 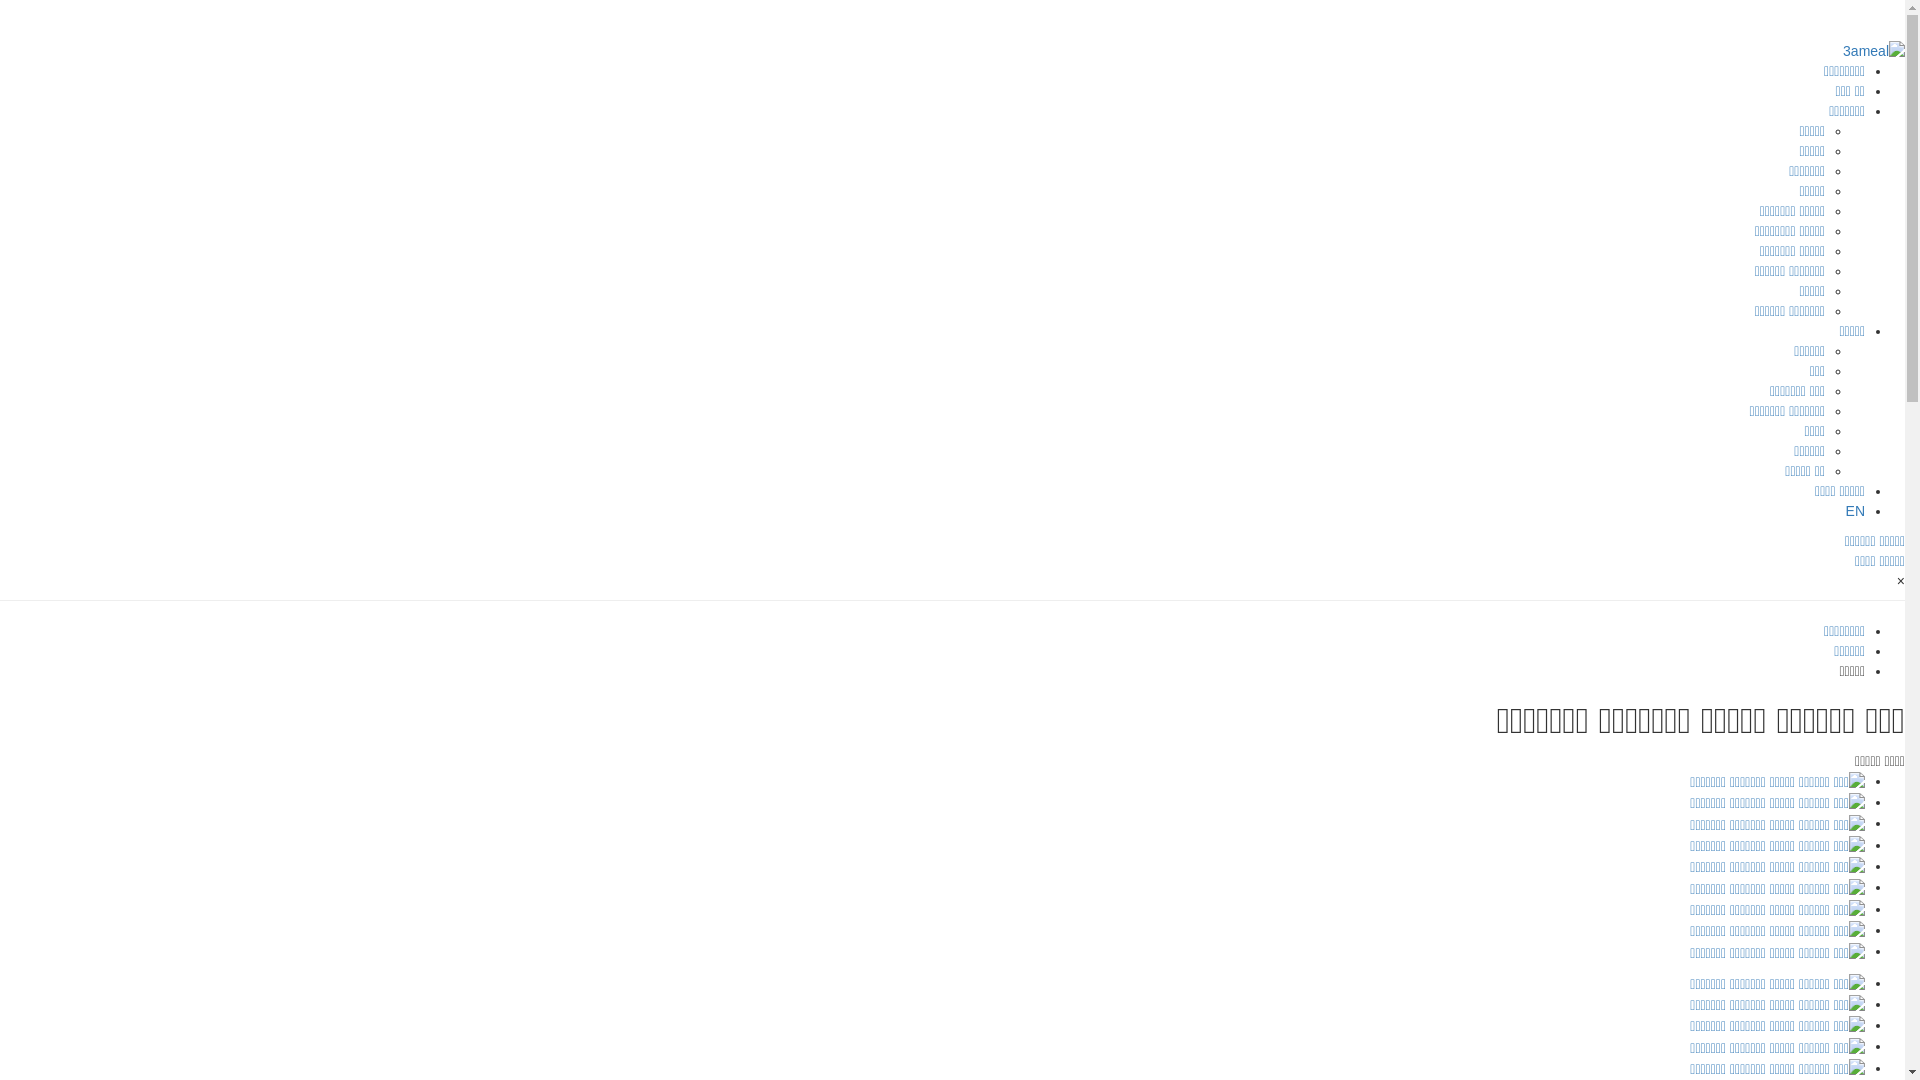 What do you see at coordinates (1854, 509) in the screenshot?
I see `'EN'` at bounding box center [1854, 509].